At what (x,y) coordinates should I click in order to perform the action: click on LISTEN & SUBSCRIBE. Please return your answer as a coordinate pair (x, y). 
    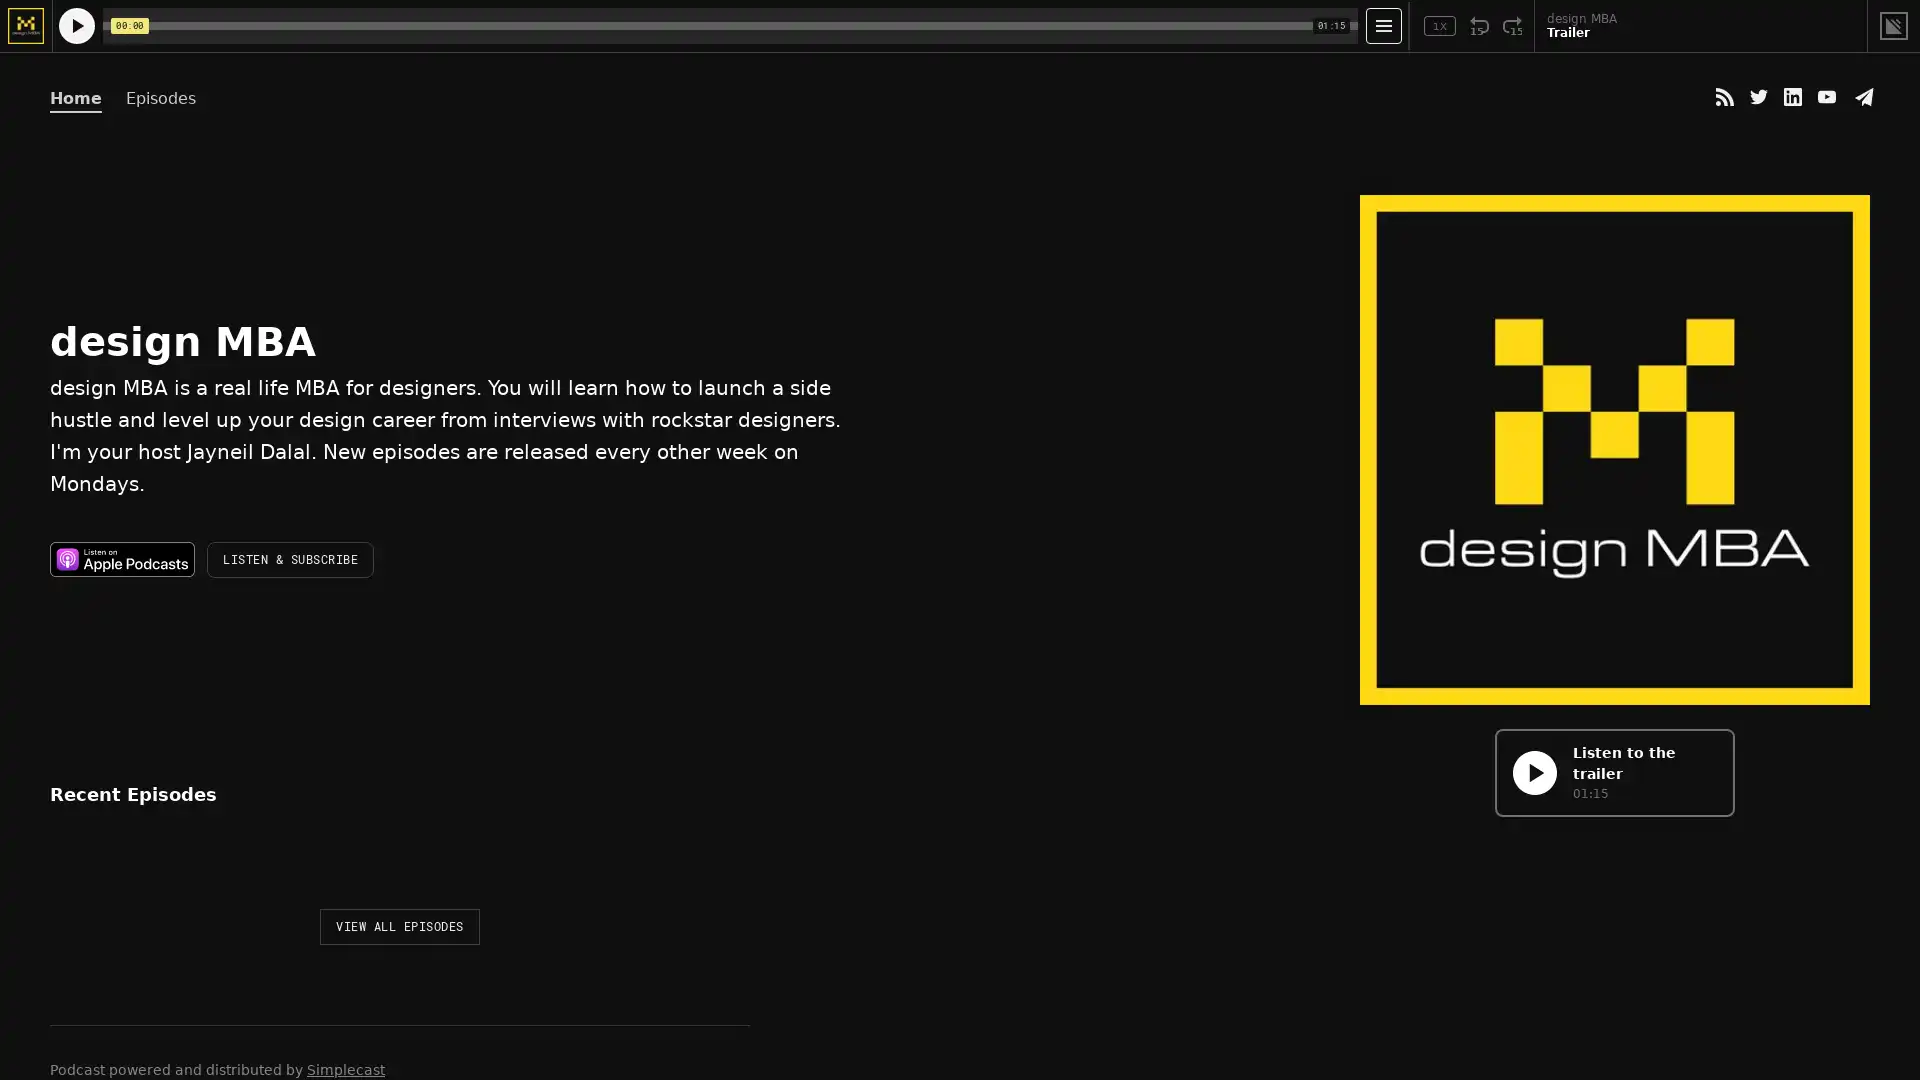
    Looking at the image, I should click on (289, 559).